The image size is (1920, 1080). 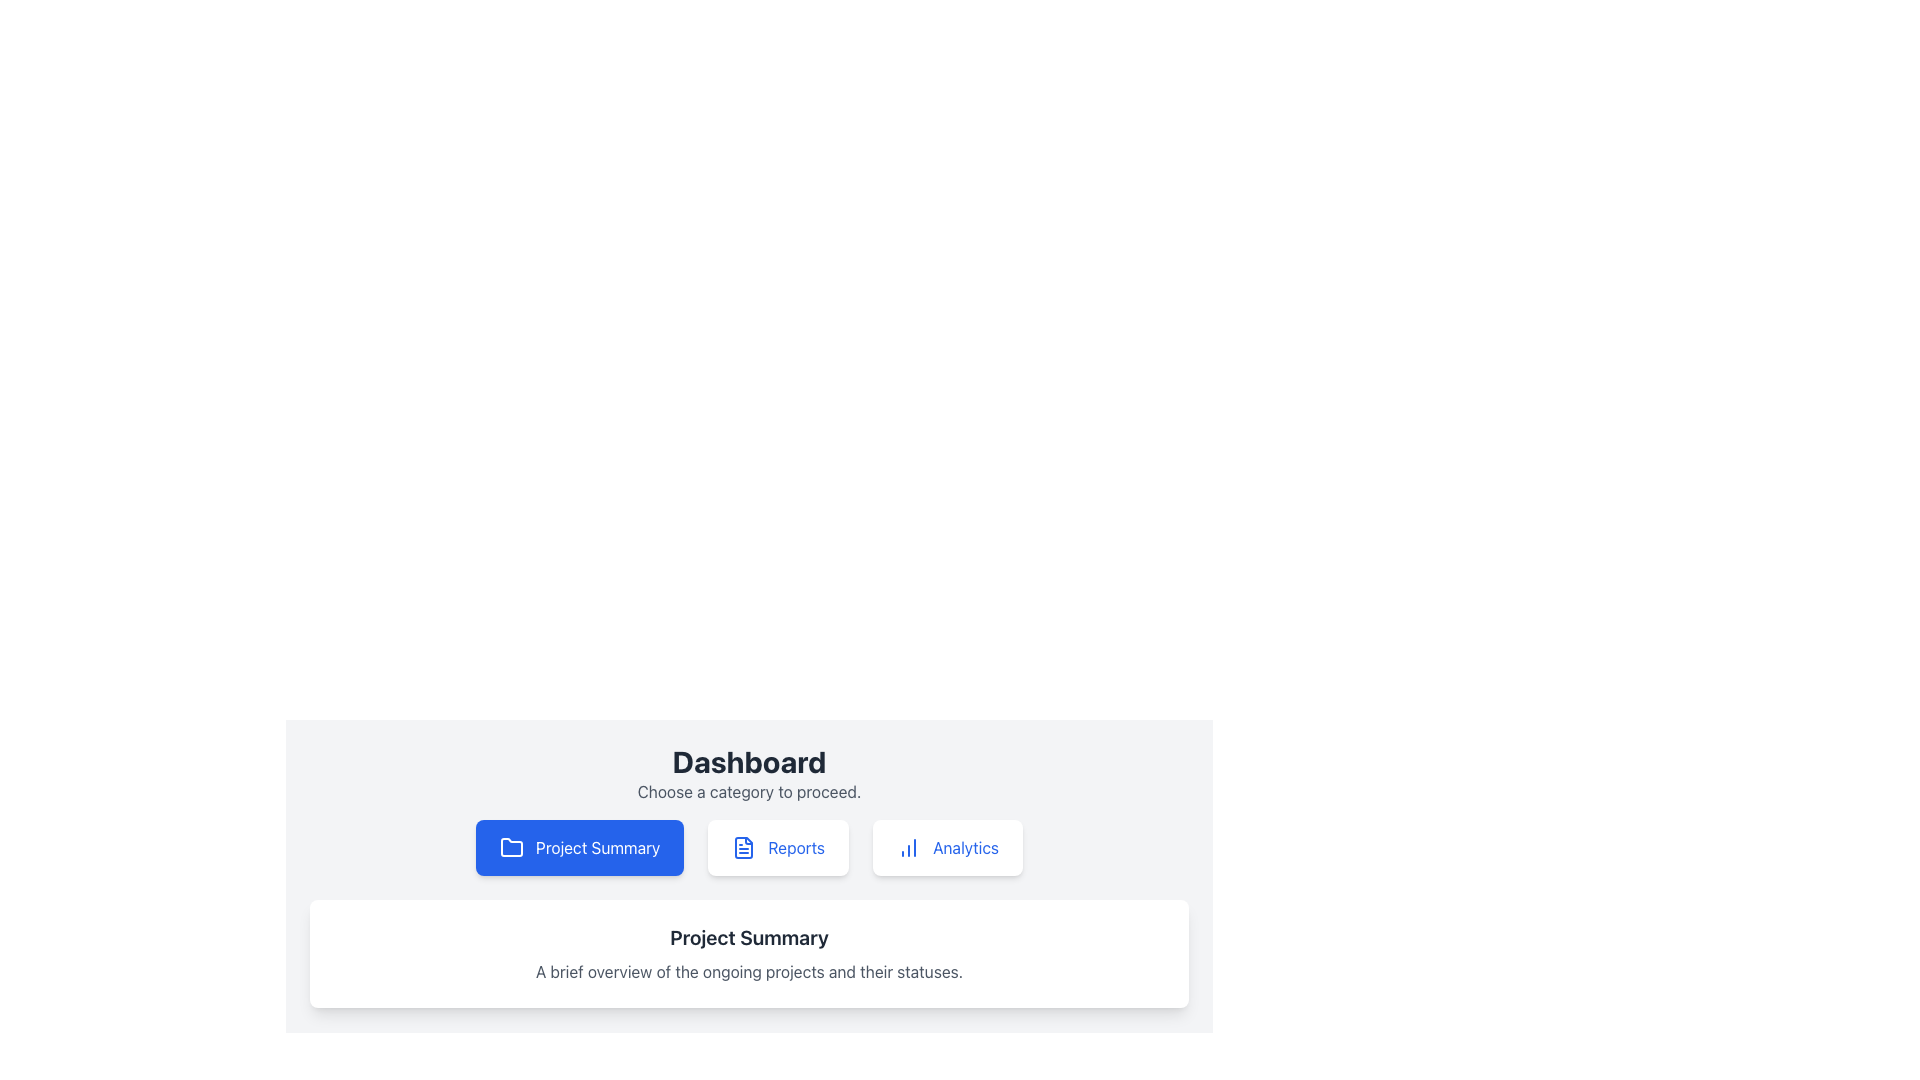 What do you see at coordinates (748, 848) in the screenshot?
I see `the 'Reports' item in the horizontal menu bar located below the 'Choose a category to proceed.' text` at bounding box center [748, 848].